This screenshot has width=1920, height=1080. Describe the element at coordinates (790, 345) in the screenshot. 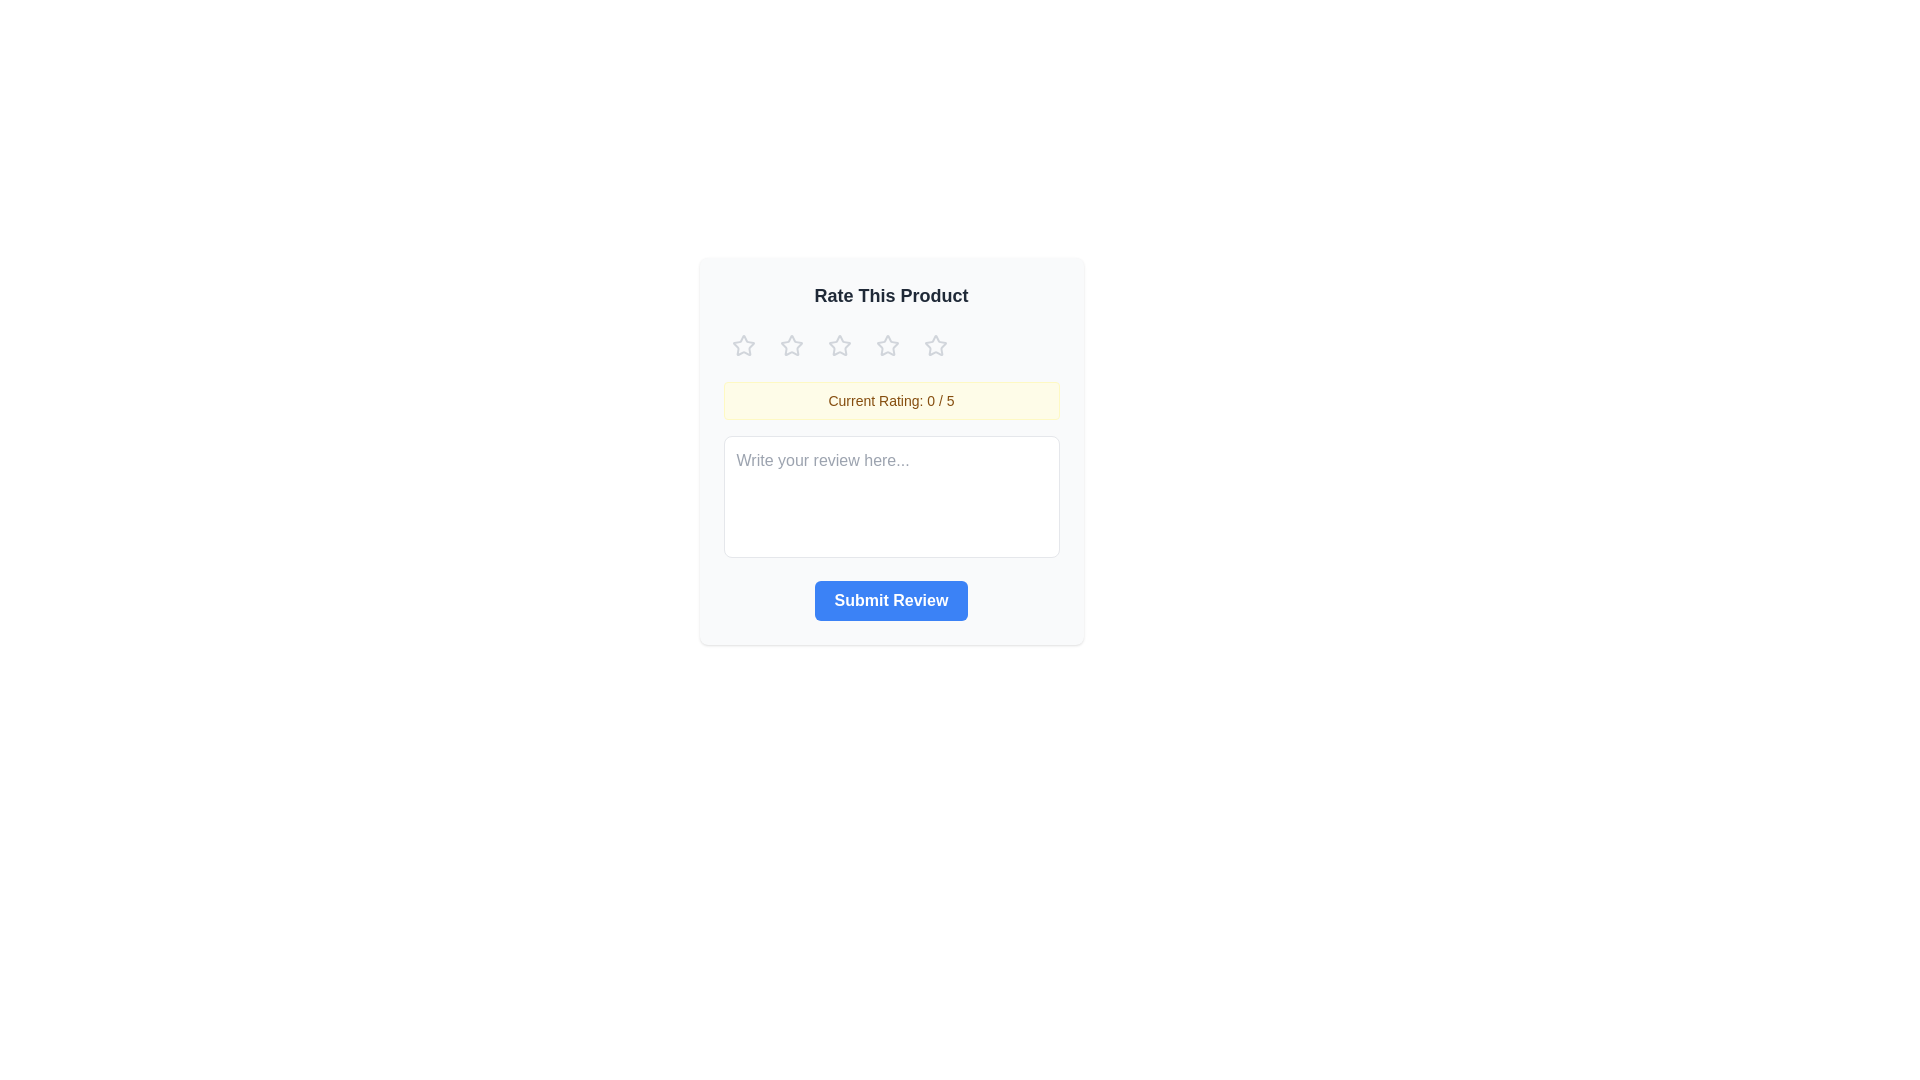

I see `the star corresponding to the desired rating 2` at that location.